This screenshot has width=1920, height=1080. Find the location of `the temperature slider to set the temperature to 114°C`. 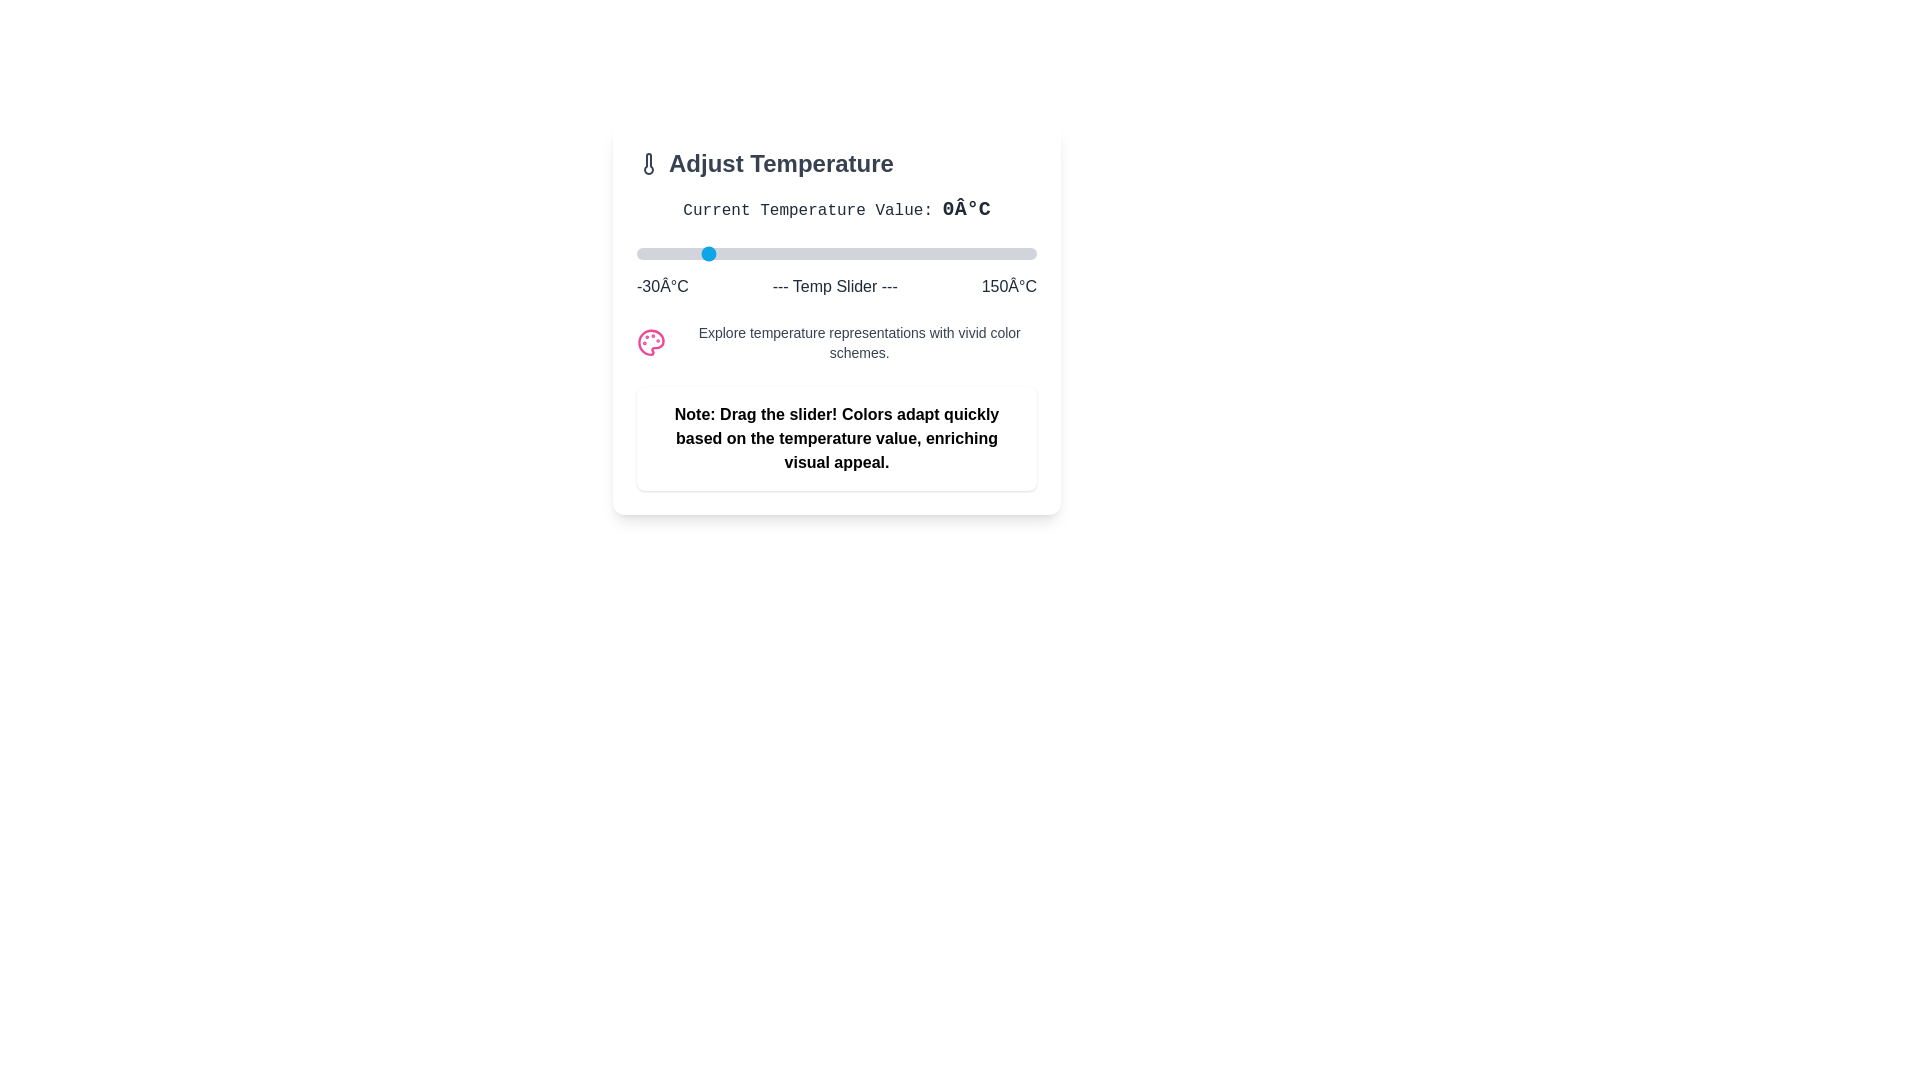

the temperature slider to set the temperature to 114°C is located at coordinates (955, 253).